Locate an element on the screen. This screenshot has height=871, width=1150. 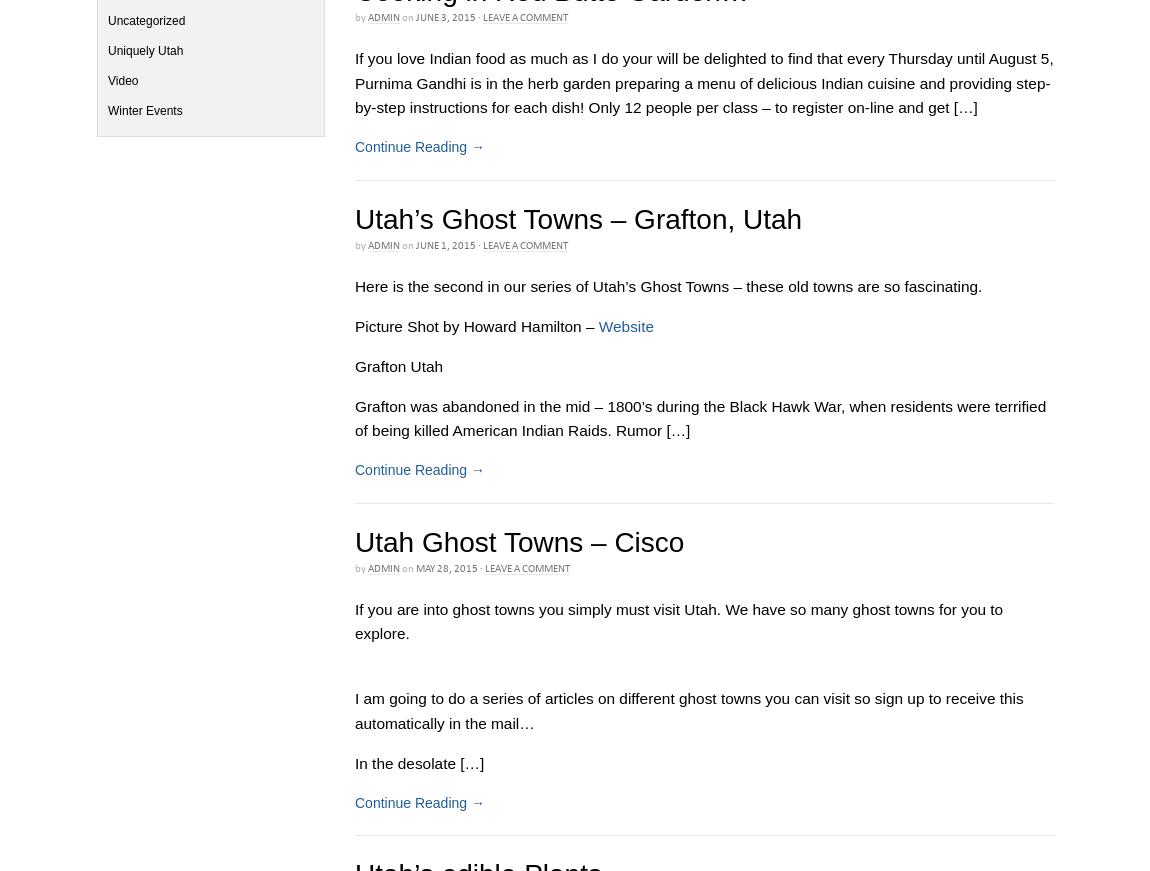
'June 1, 2015' is located at coordinates (415, 245).